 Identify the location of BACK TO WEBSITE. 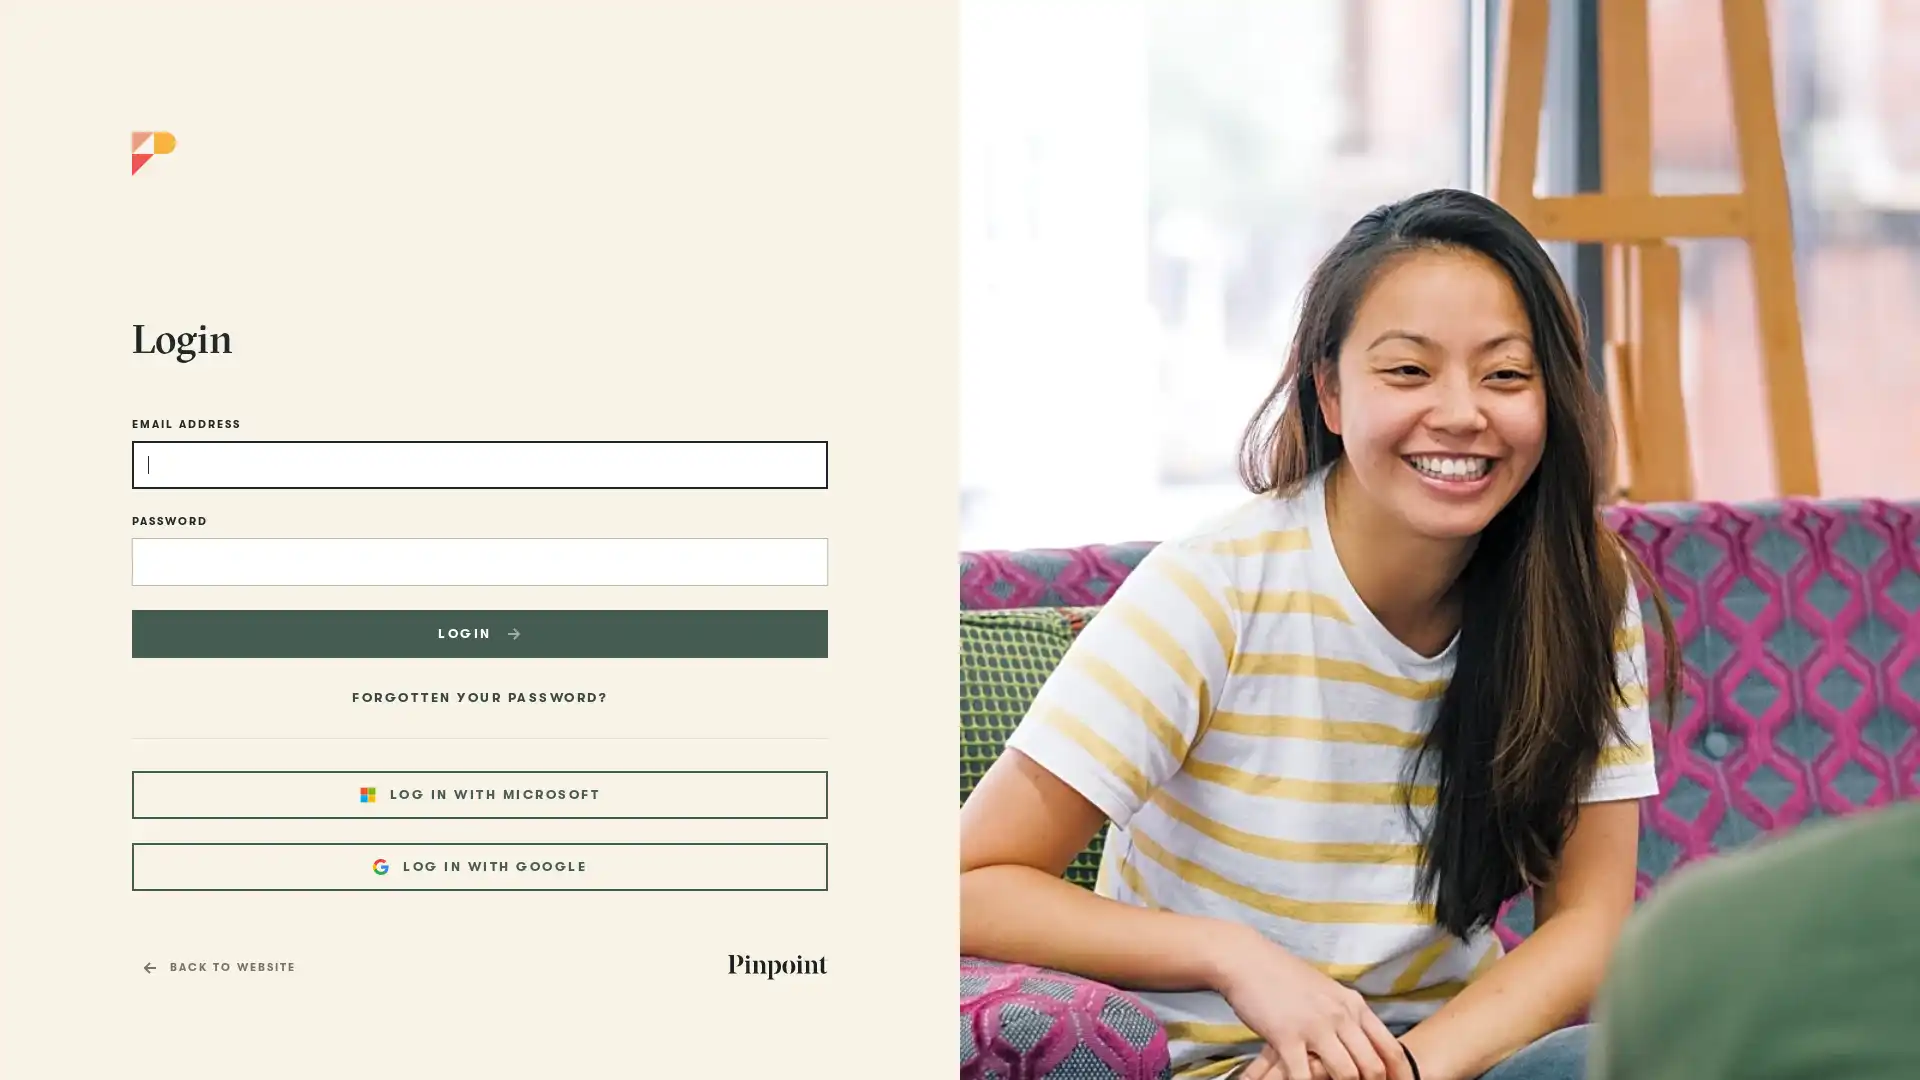
(219, 966).